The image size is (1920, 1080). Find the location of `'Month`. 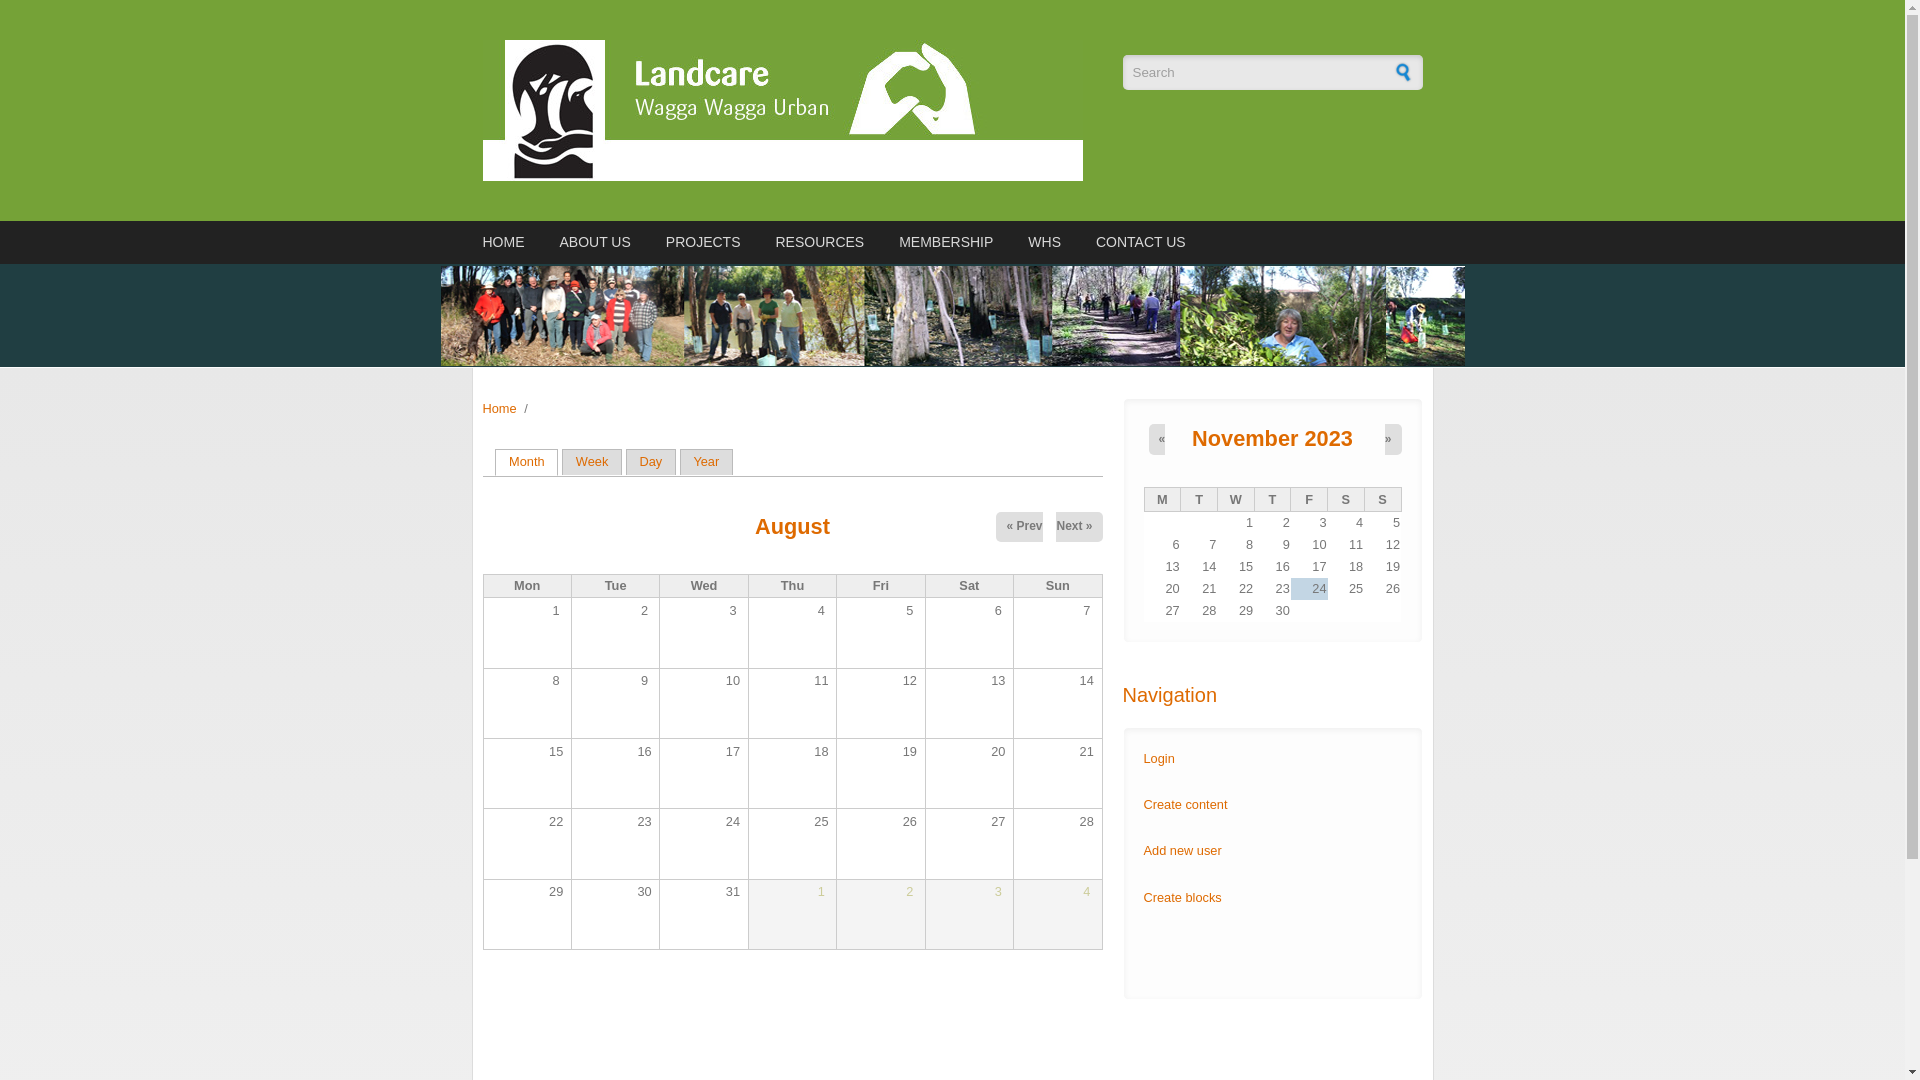

'Month is located at coordinates (526, 462).